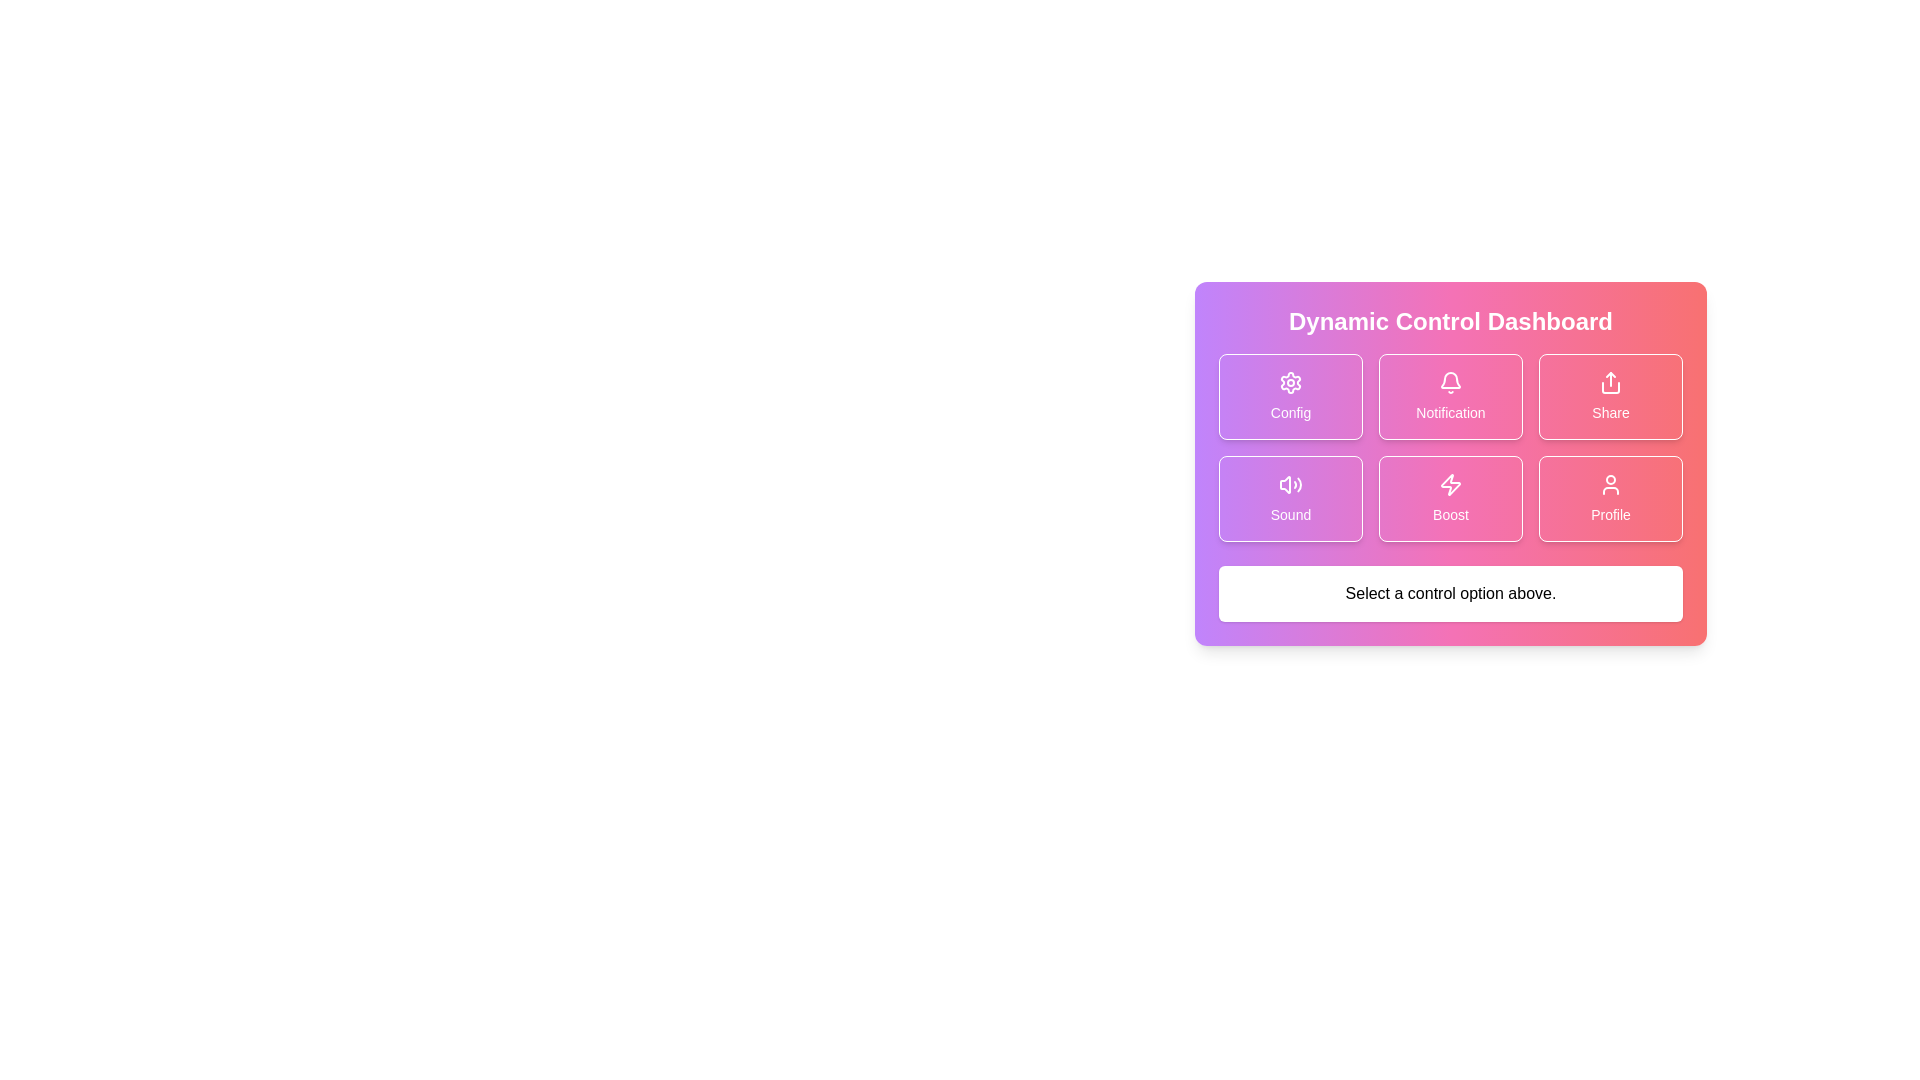 This screenshot has width=1920, height=1080. I want to click on the cogwheel icon located within the 'Config' button at the top left of the grid in the 'Dynamic Control Dashboard', so click(1291, 382).